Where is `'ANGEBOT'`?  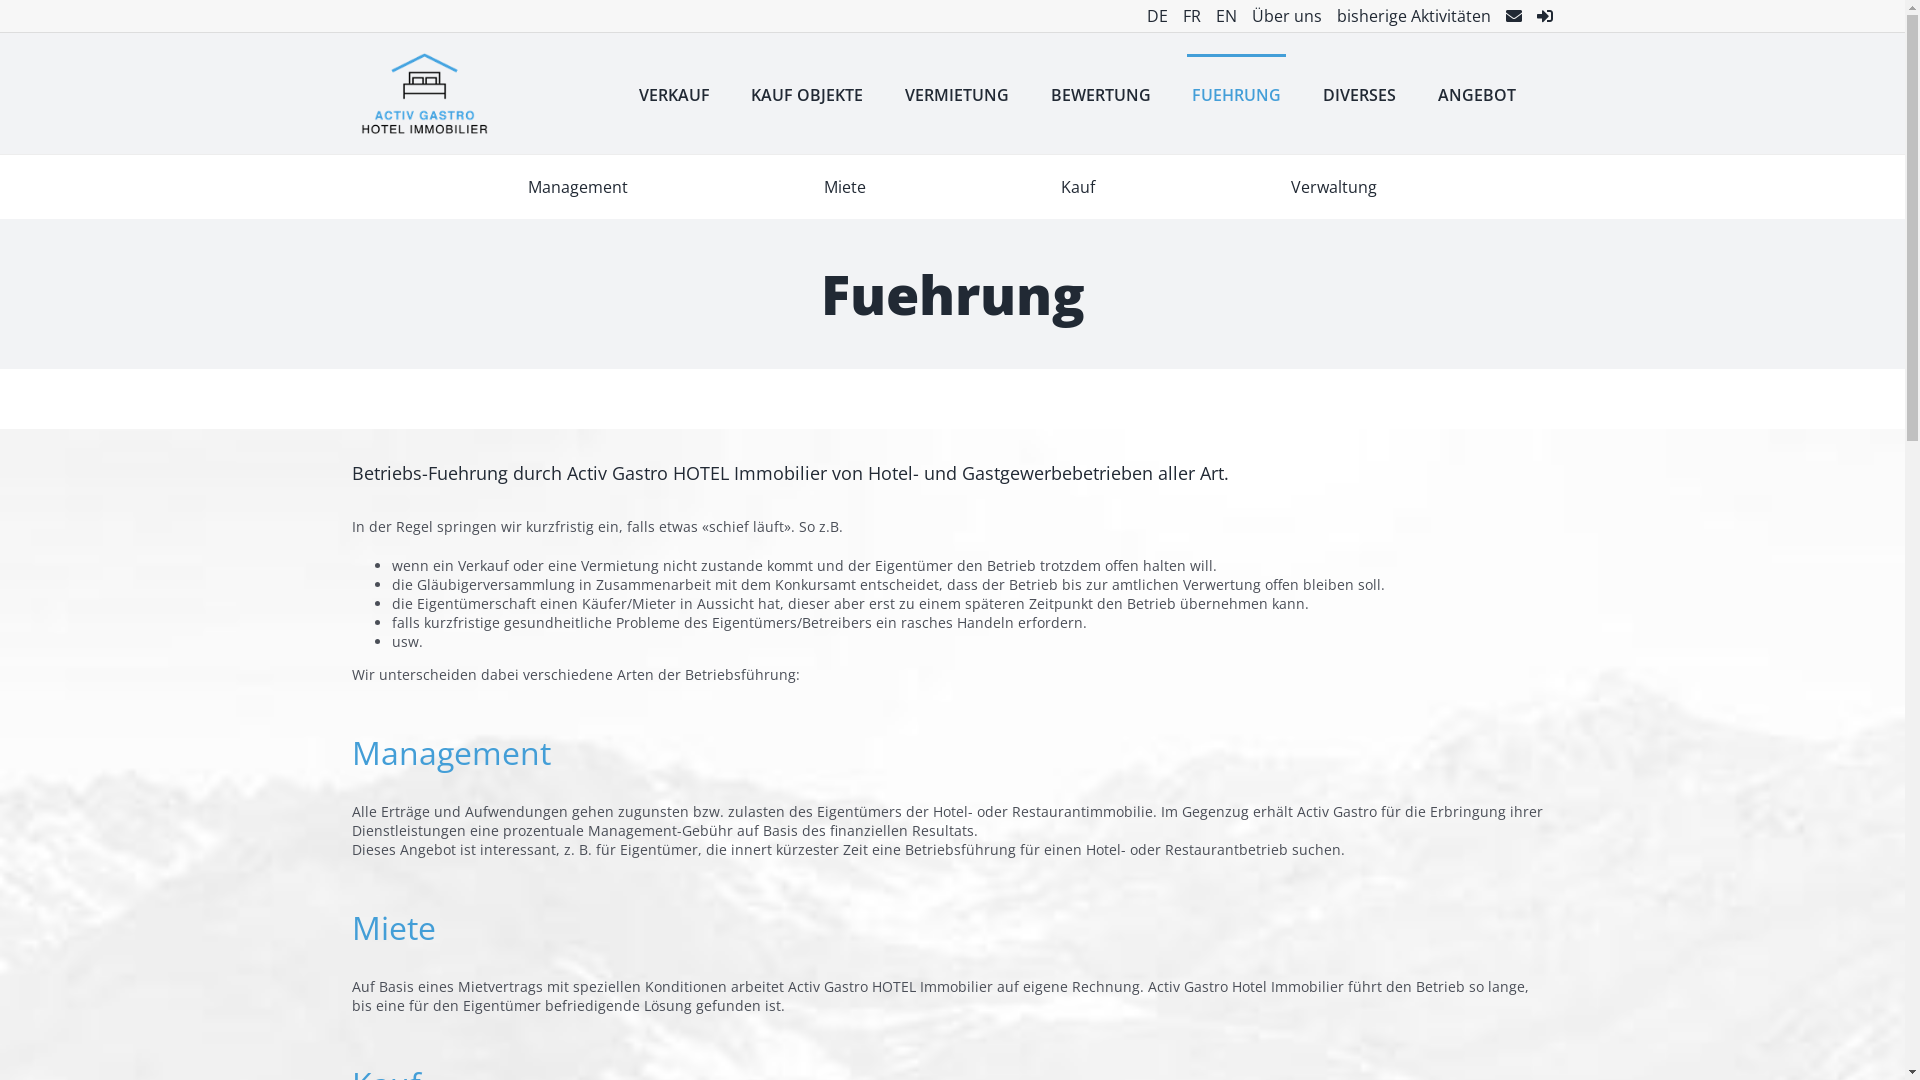 'ANGEBOT' is located at coordinates (1477, 93).